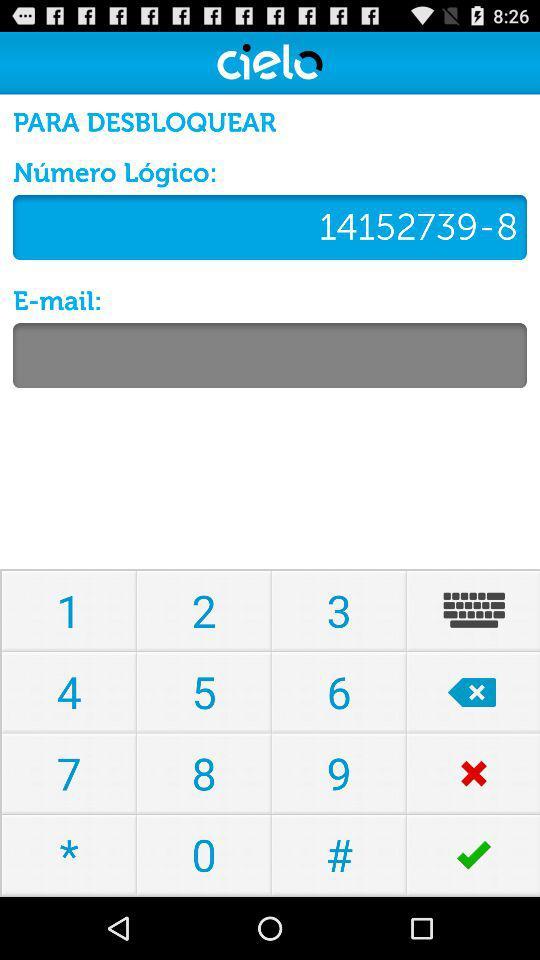  Describe the element at coordinates (270, 355) in the screenshot. I see `email address` at that location.